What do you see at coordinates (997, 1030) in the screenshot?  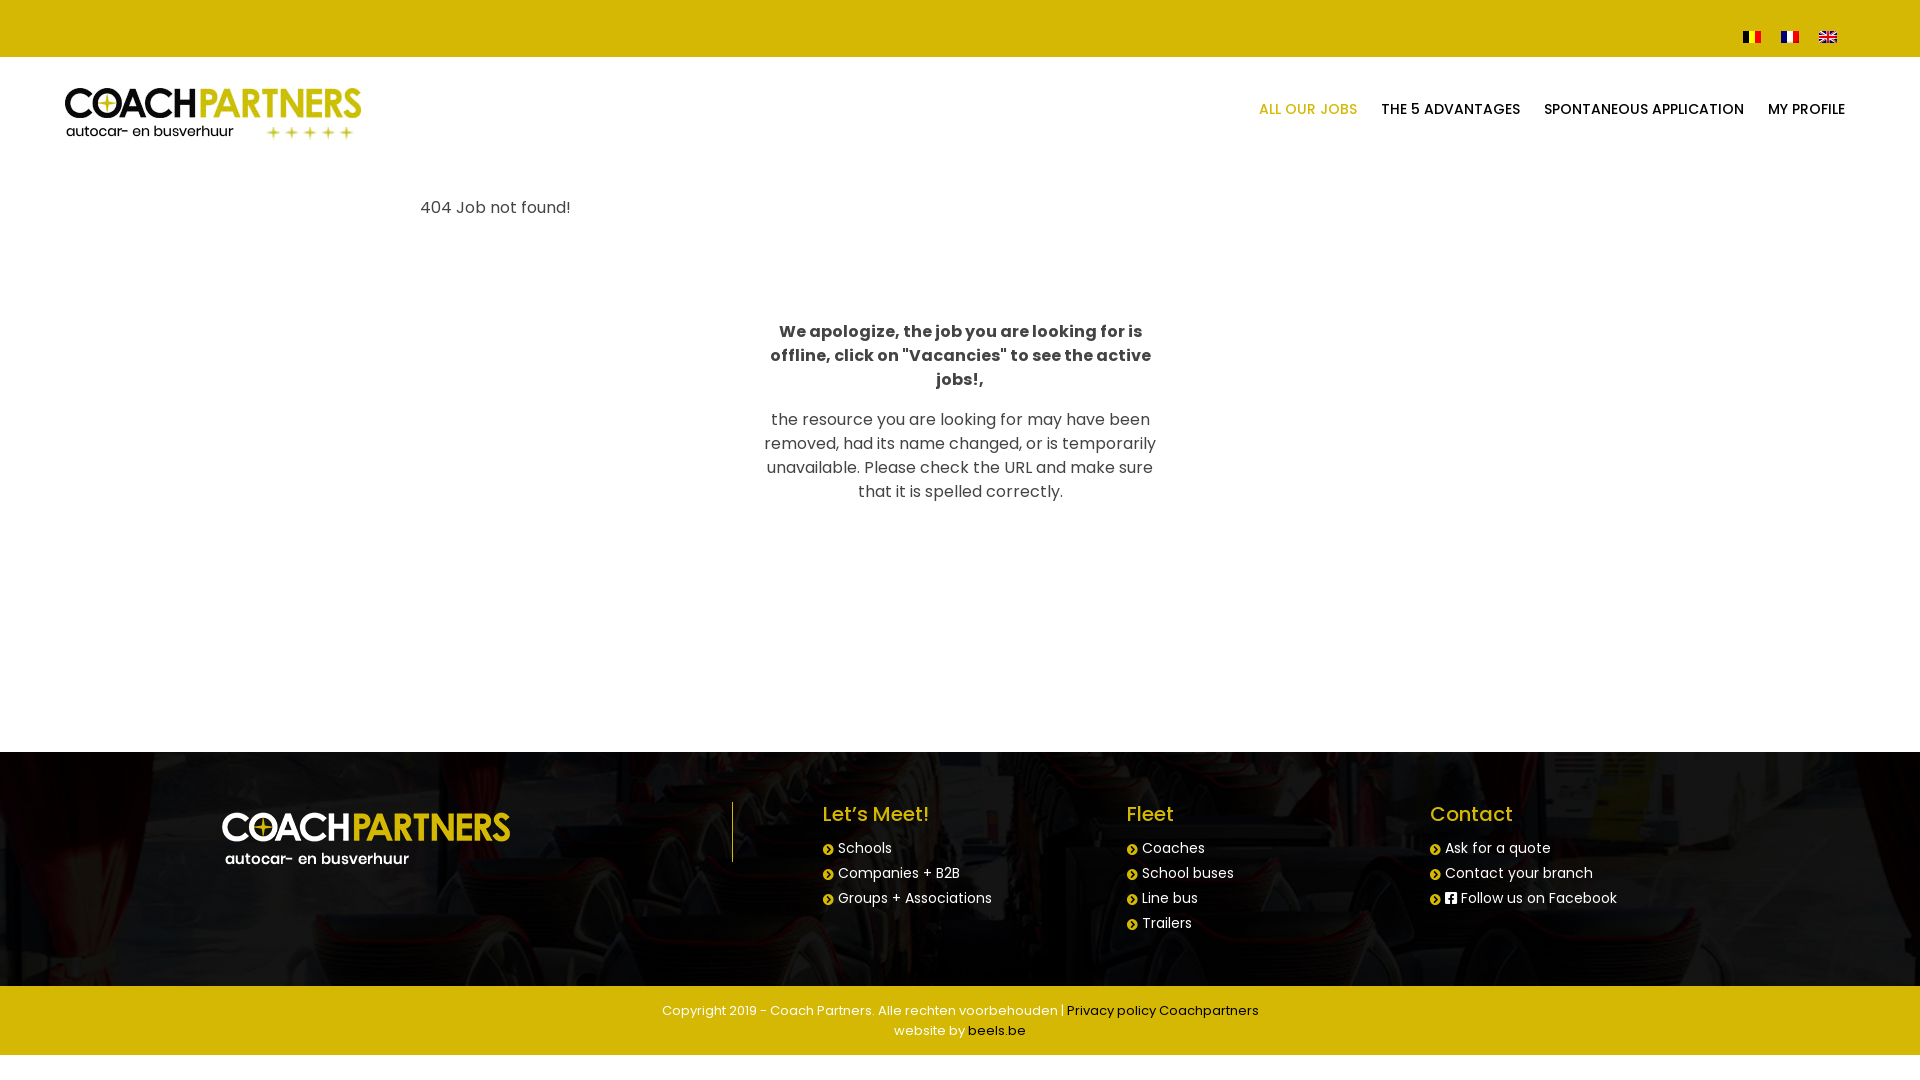 I see `'beels.be'` at bounding box center [997, 1030].